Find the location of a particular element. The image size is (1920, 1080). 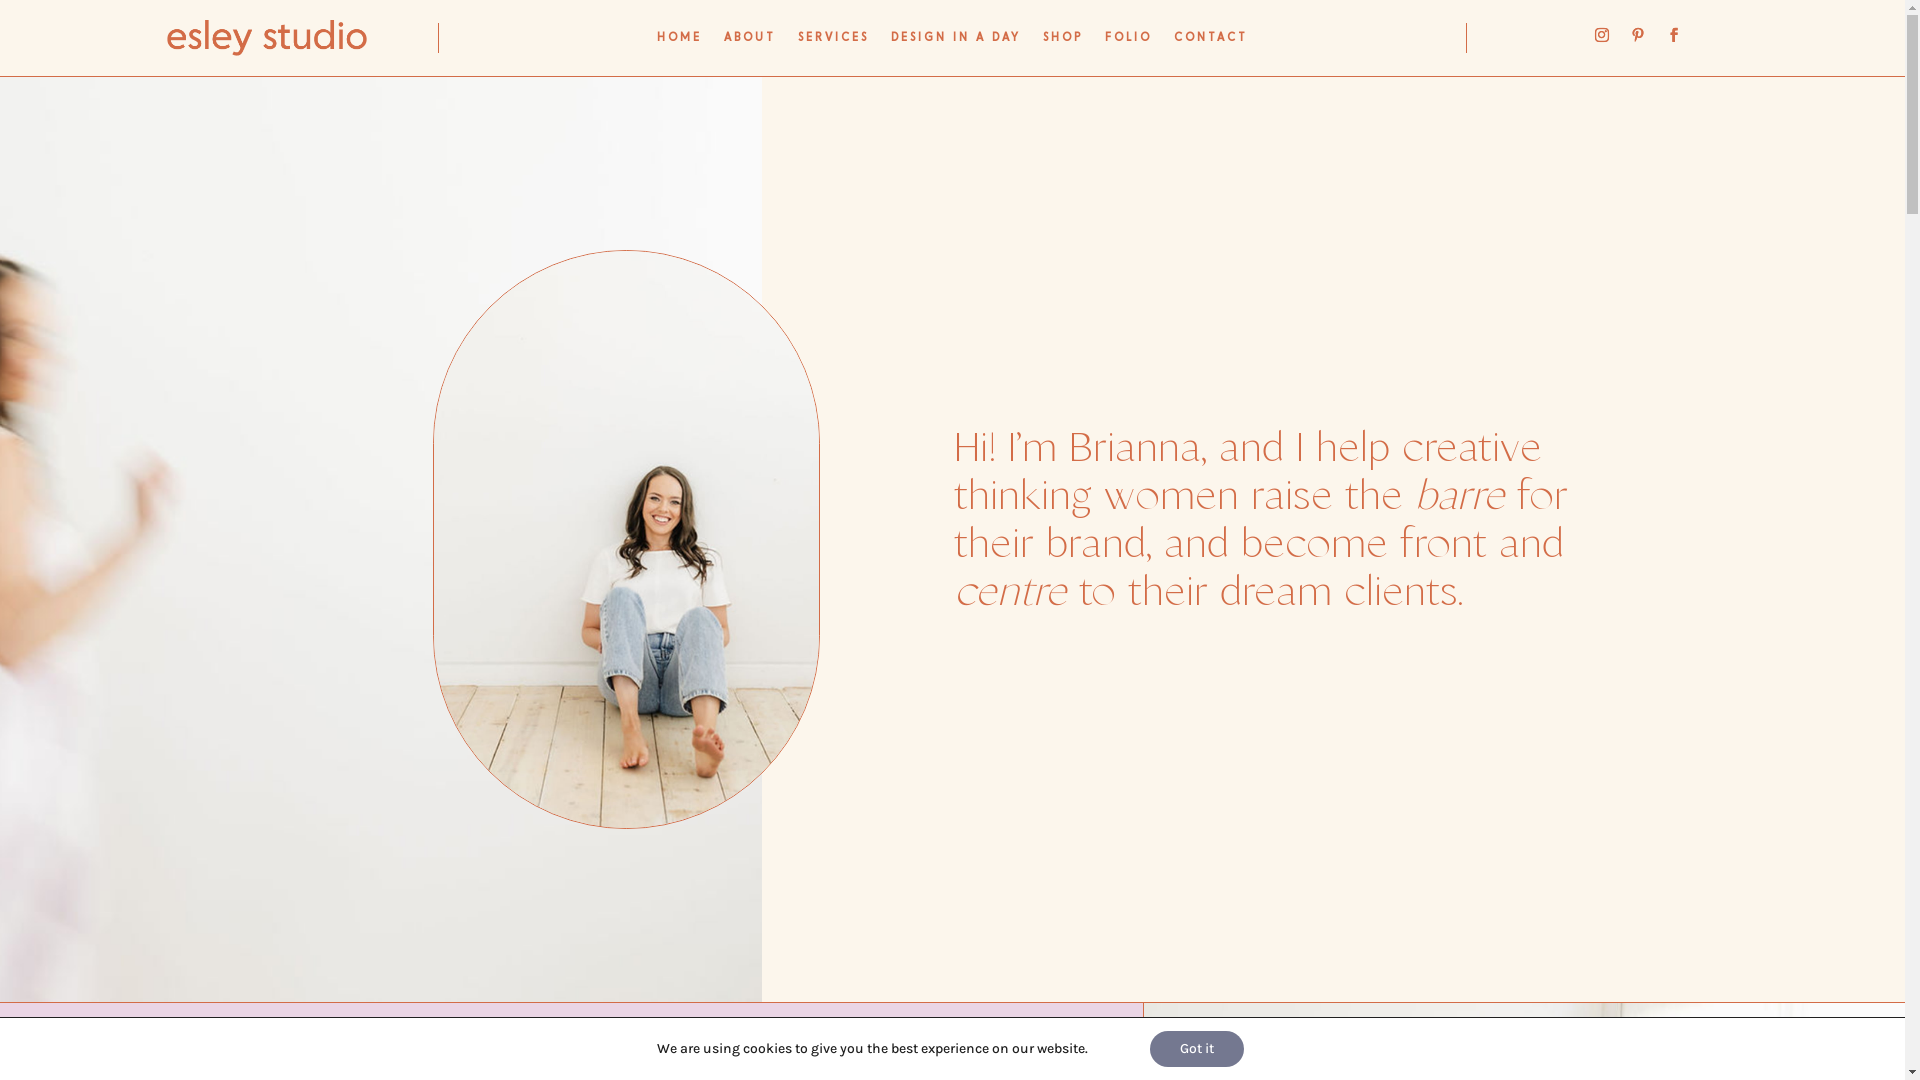

'Follow on Instagram' is located at coordinates (1602, 34).